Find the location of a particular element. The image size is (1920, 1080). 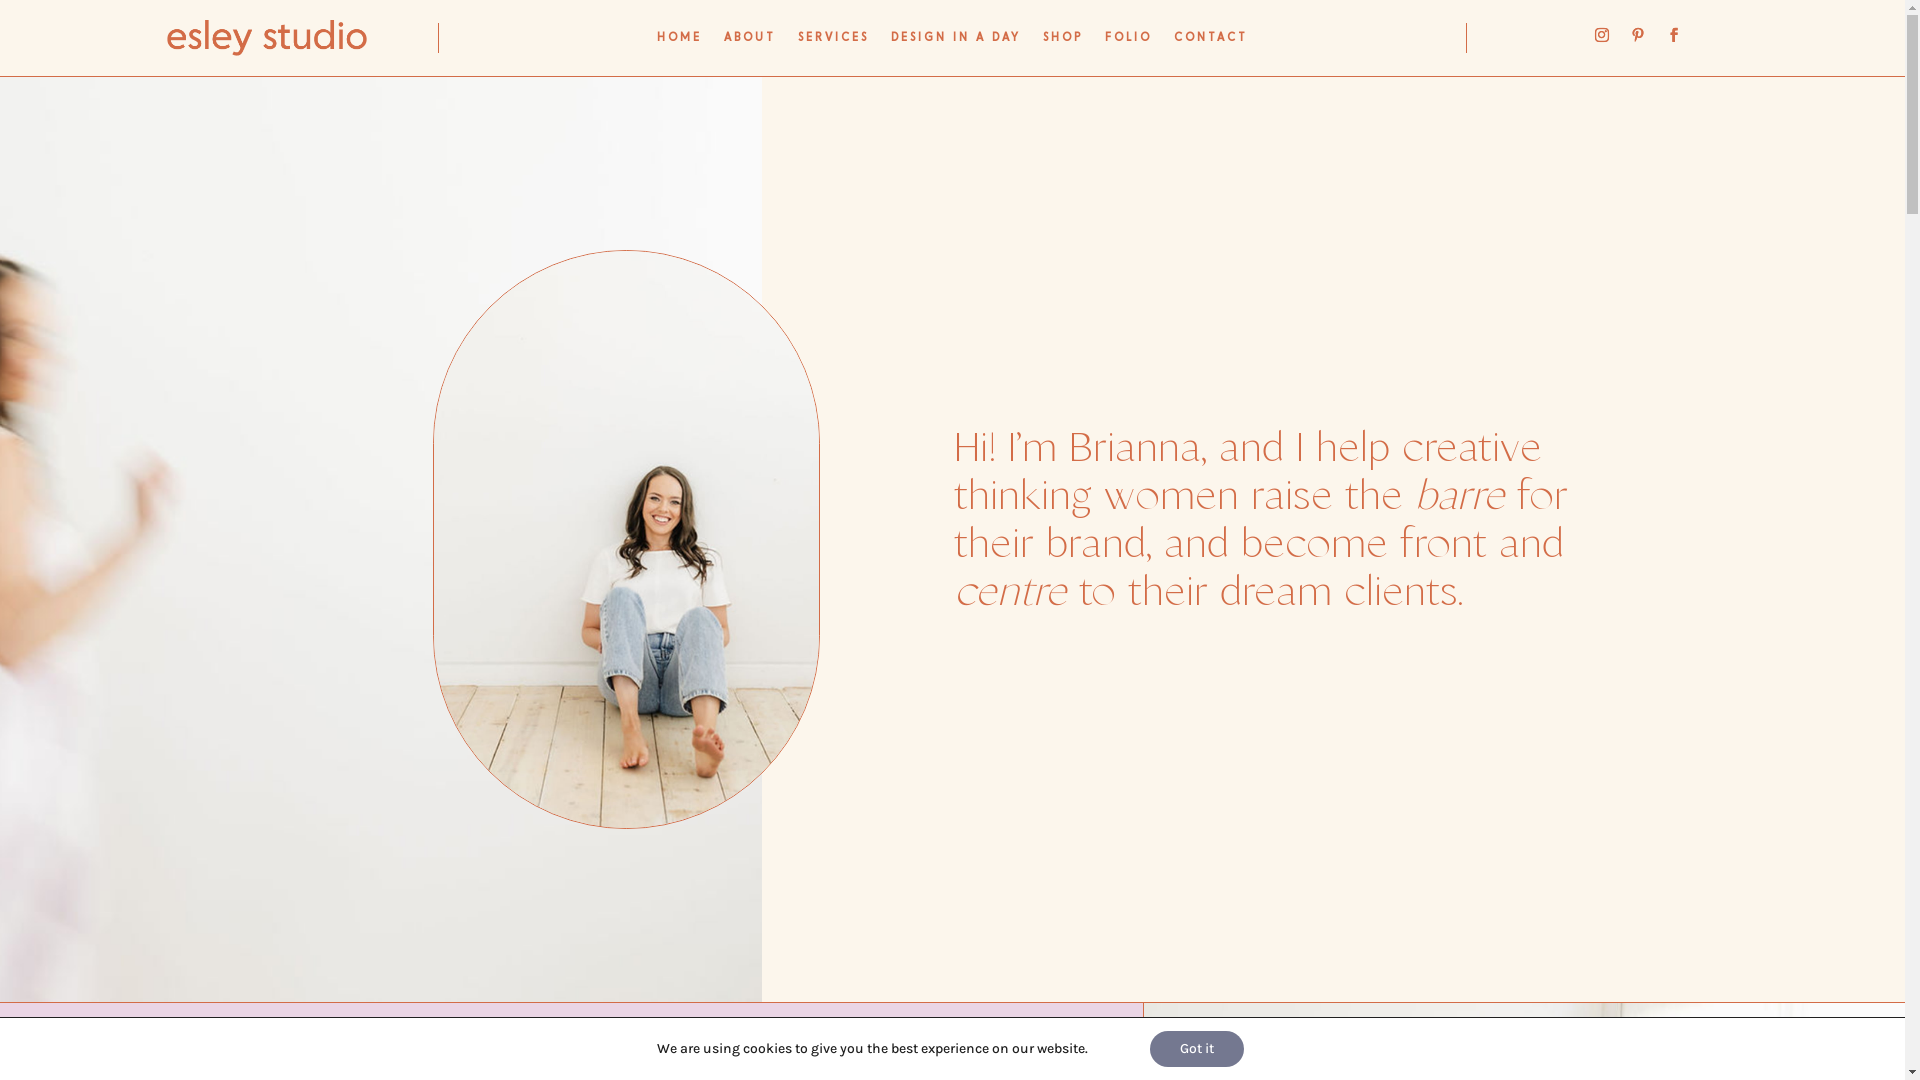

'Follow on Instagram' is located at coordinates (1602, 34).